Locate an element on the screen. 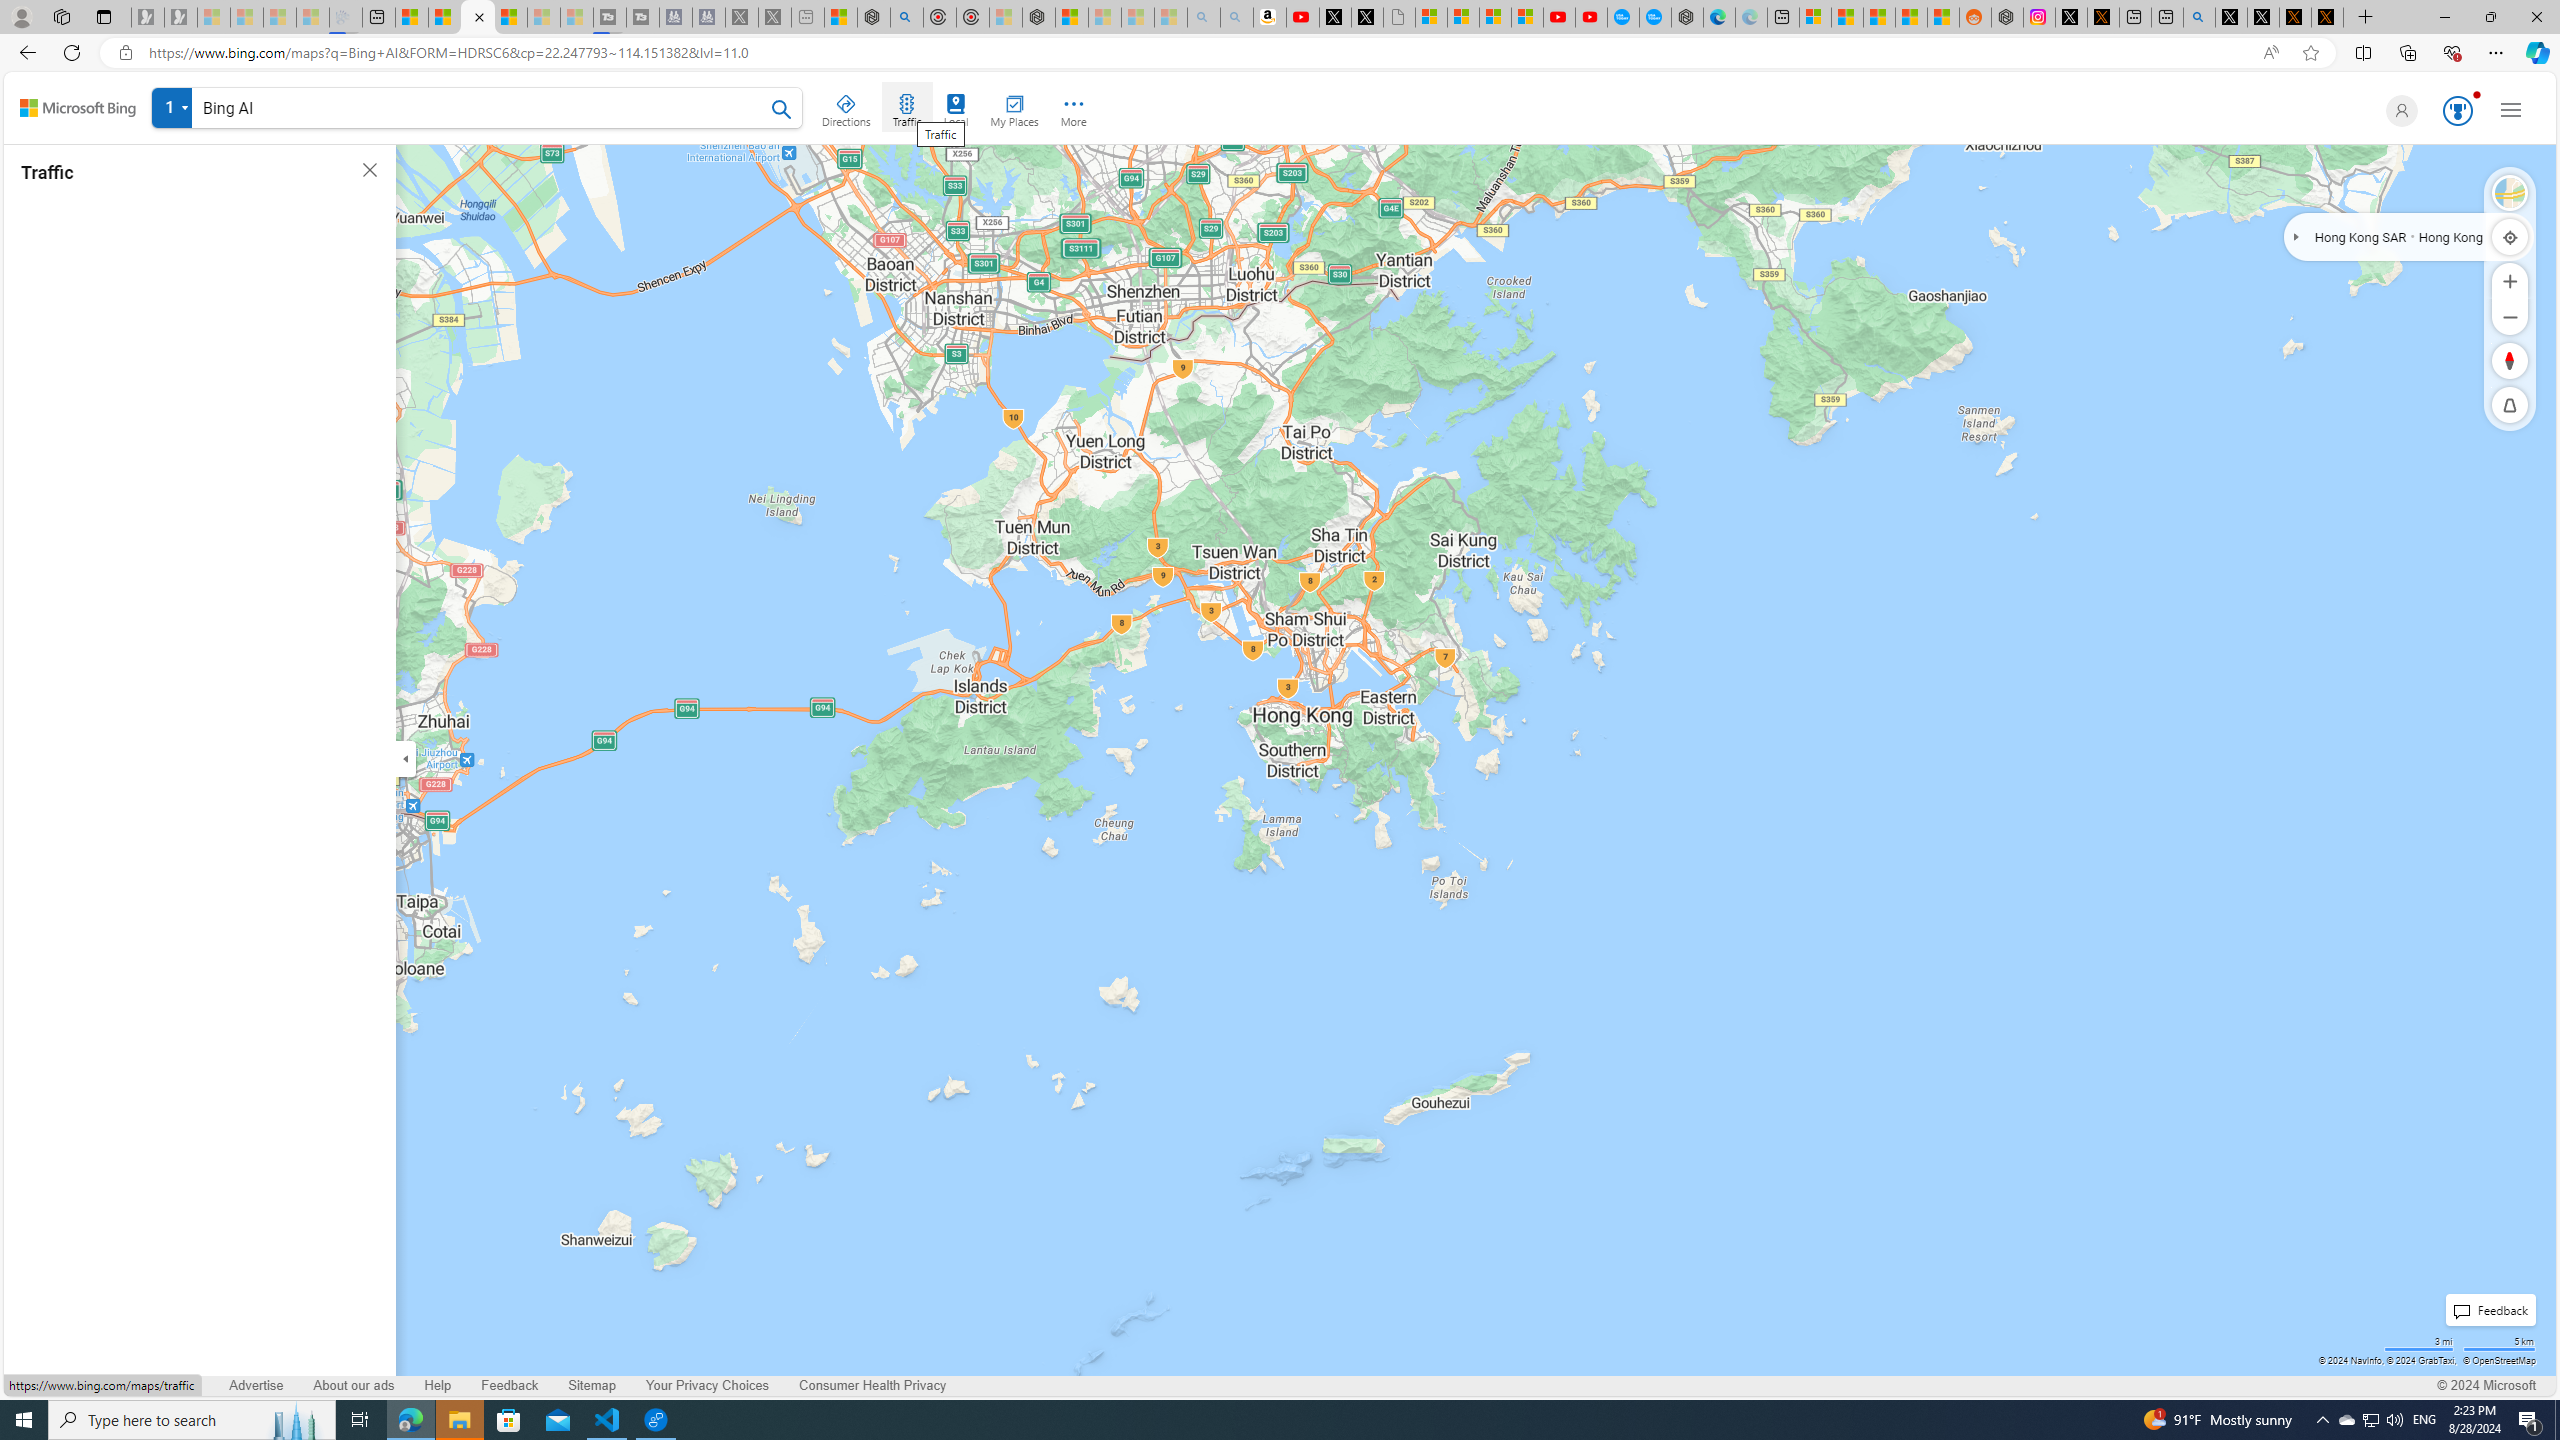 Image resolution: width=2560 pixels, height=1440 pixels. 'Directions' is located at coordinates (847, 107).